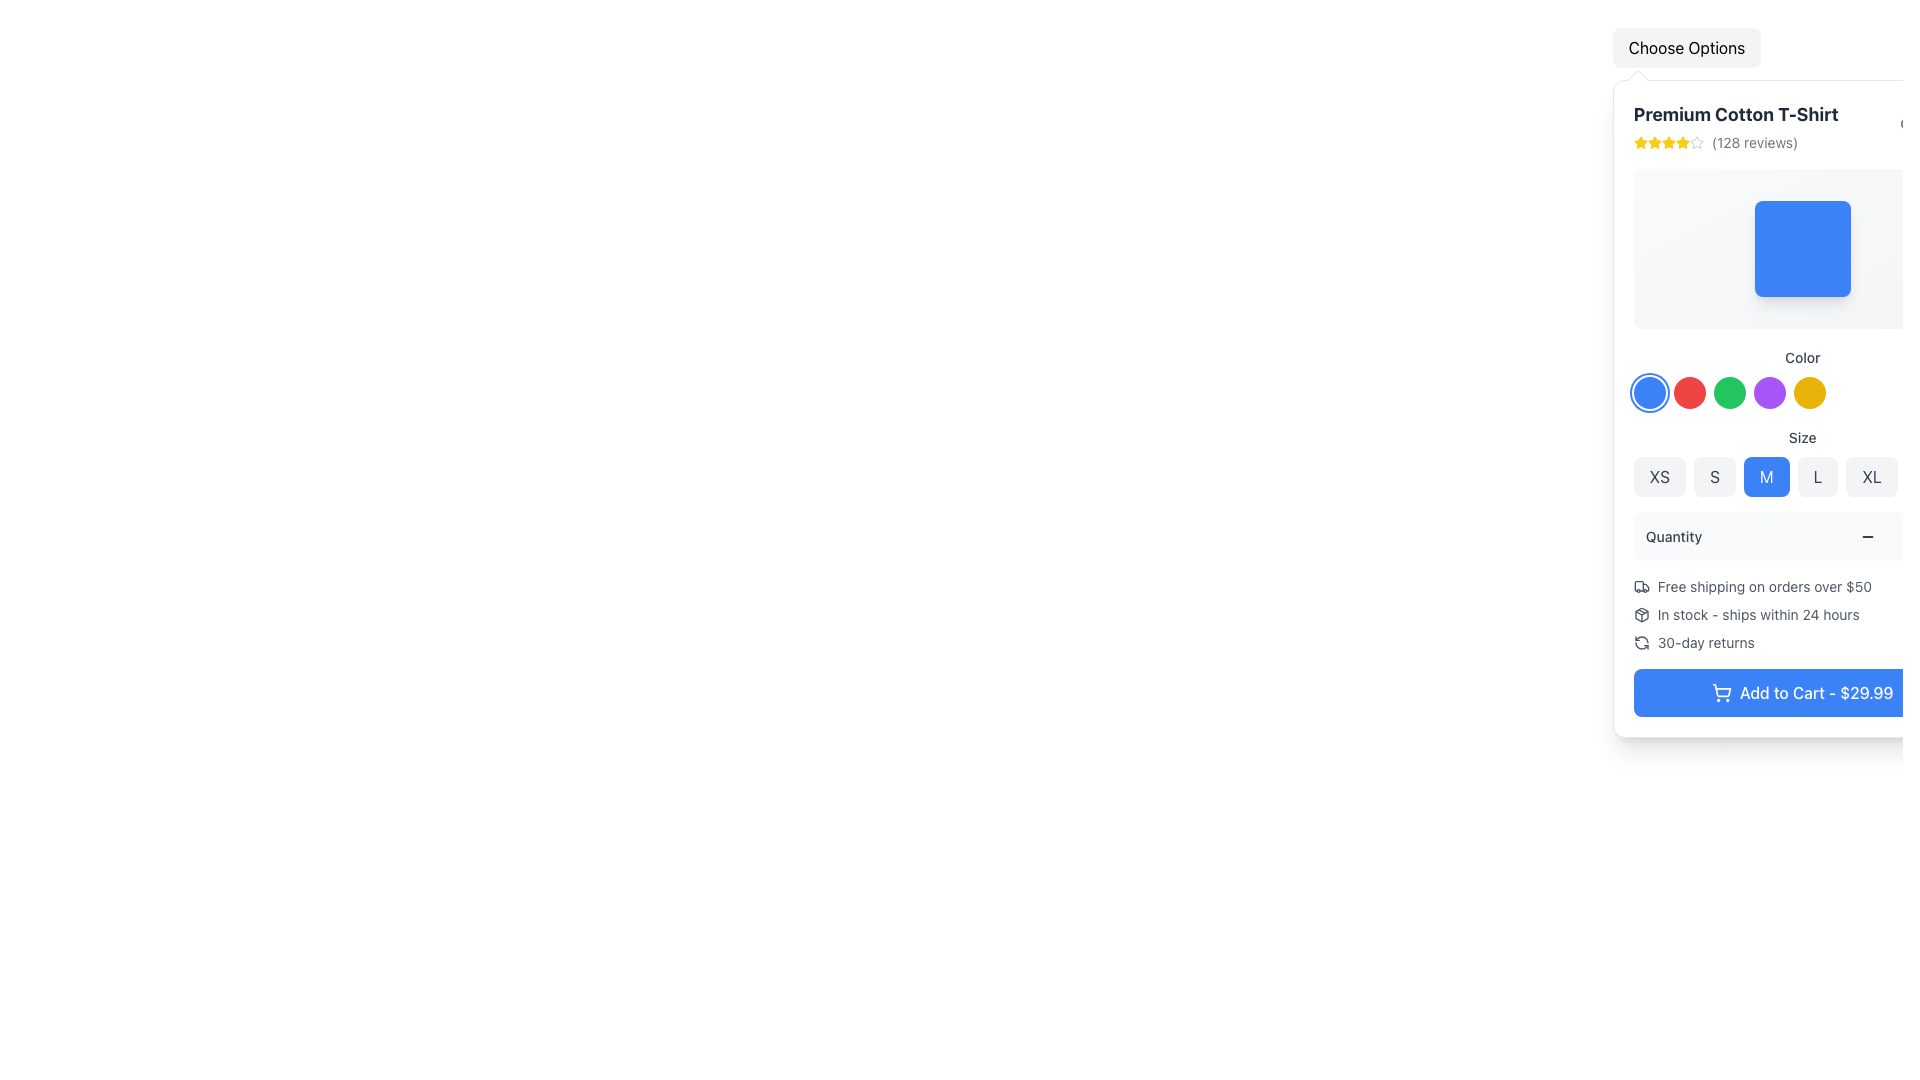 Image resolution: width=1920 pixels, height=1080 pixels. I want to click on the static text label displaying '30-day returns' with gray font style, located above the 'Add to Cart' button in the product details card, so click(1705, 643).